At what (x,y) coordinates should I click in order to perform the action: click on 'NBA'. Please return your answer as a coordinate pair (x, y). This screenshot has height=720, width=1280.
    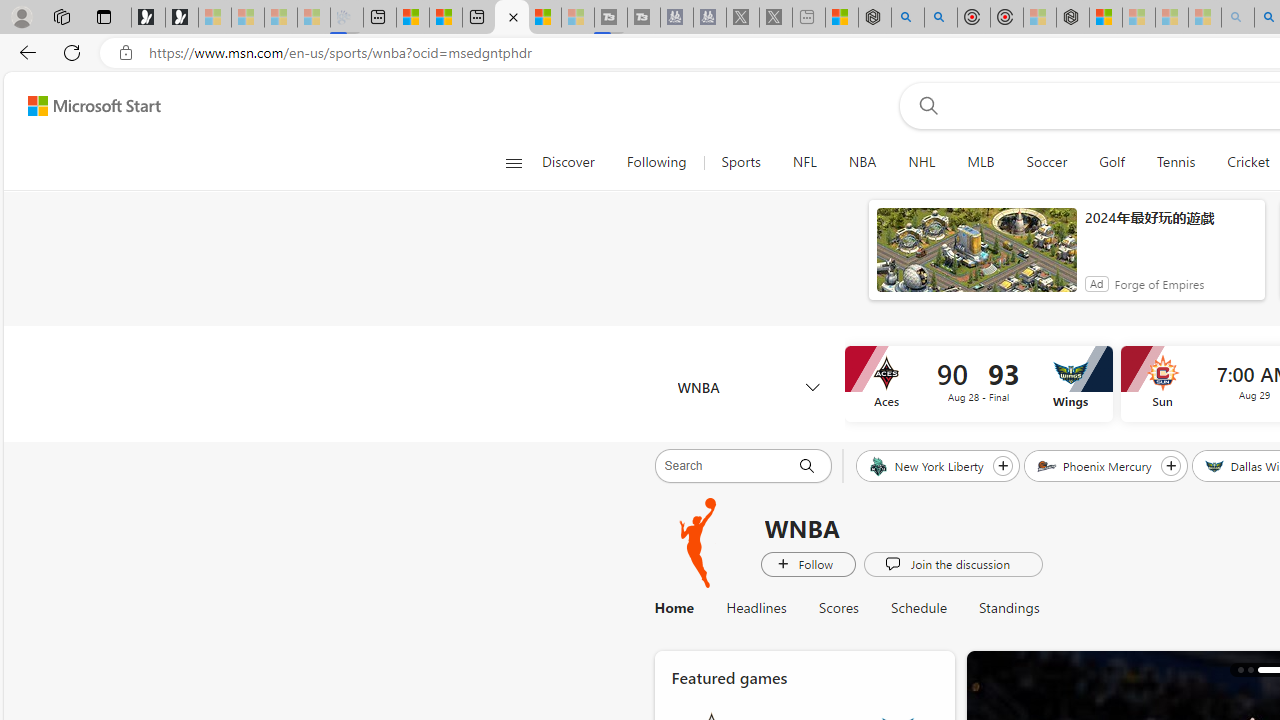
    Looking at the image, I should click on (862, 162).